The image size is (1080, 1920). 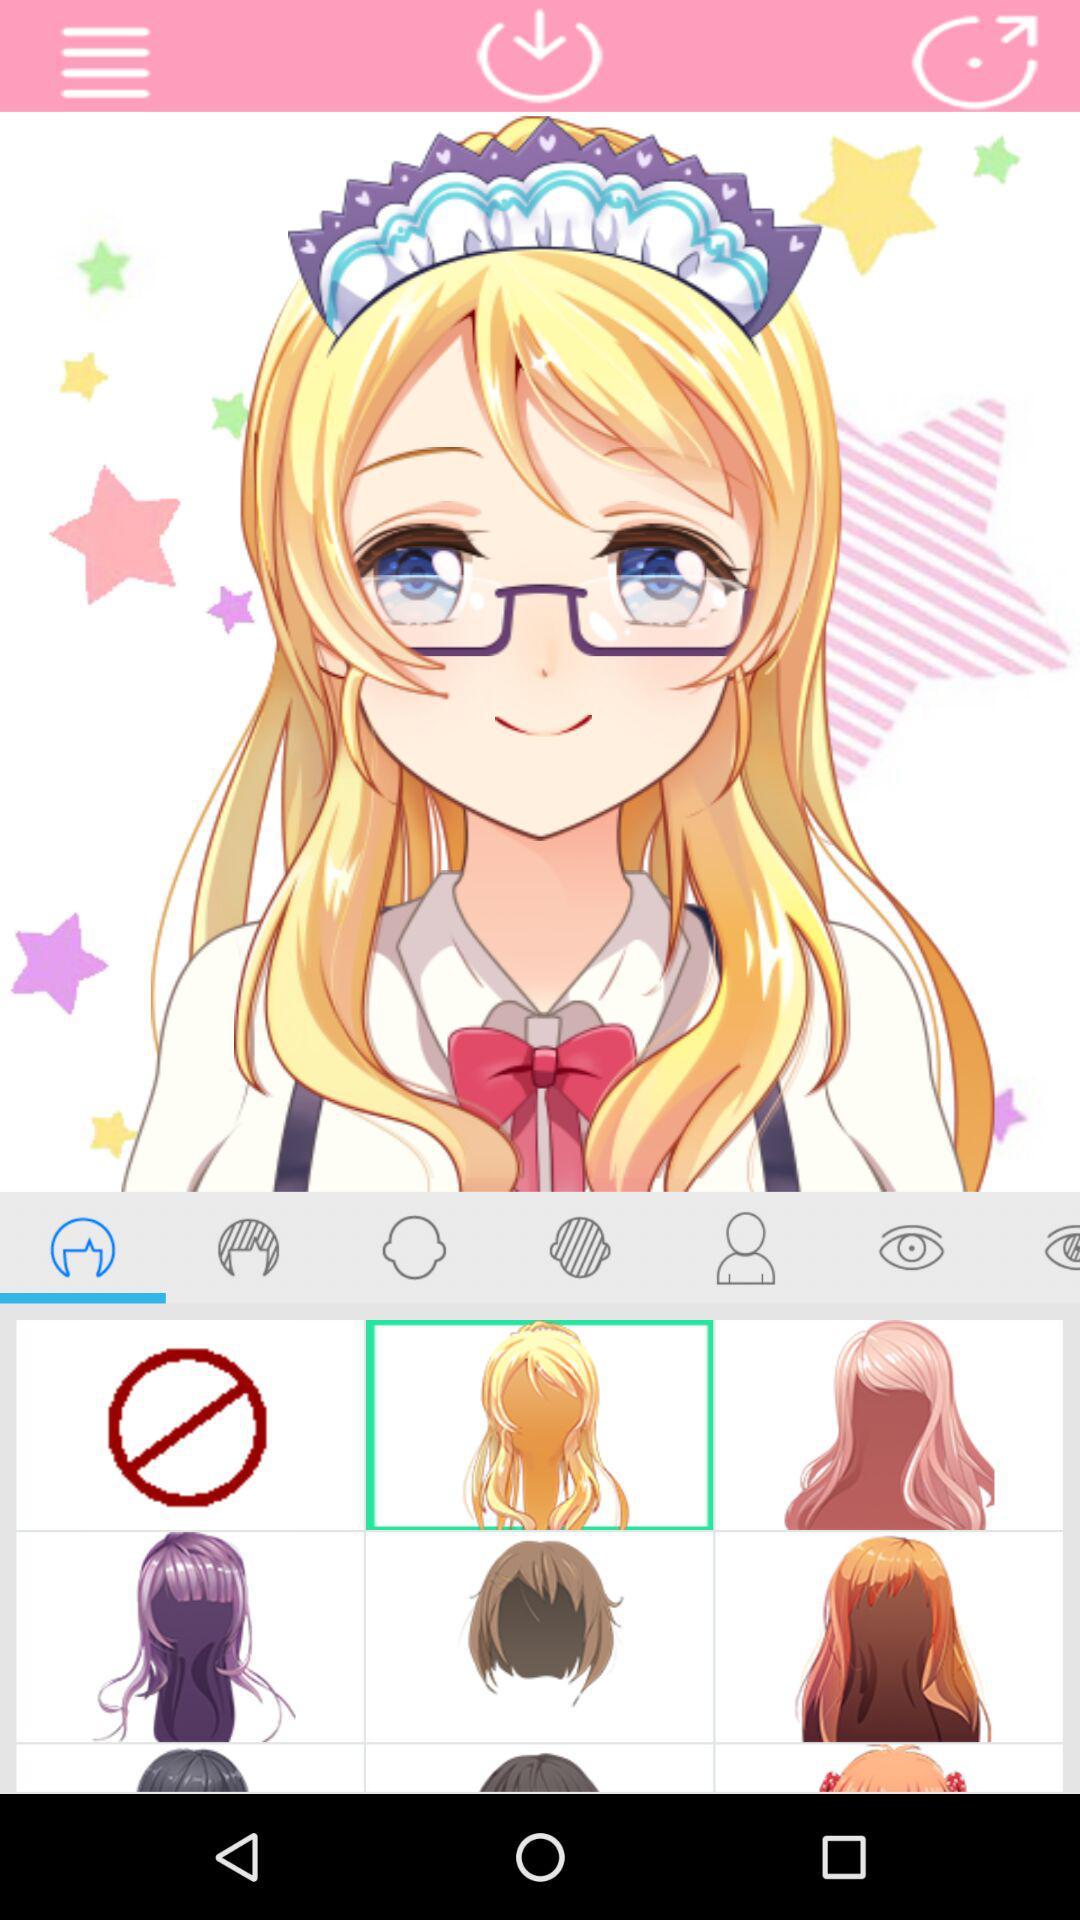 What do you see at coordinates (911, 1246) in the screenshot?
I see `customize eyes` at bounding box center [911, 1246].